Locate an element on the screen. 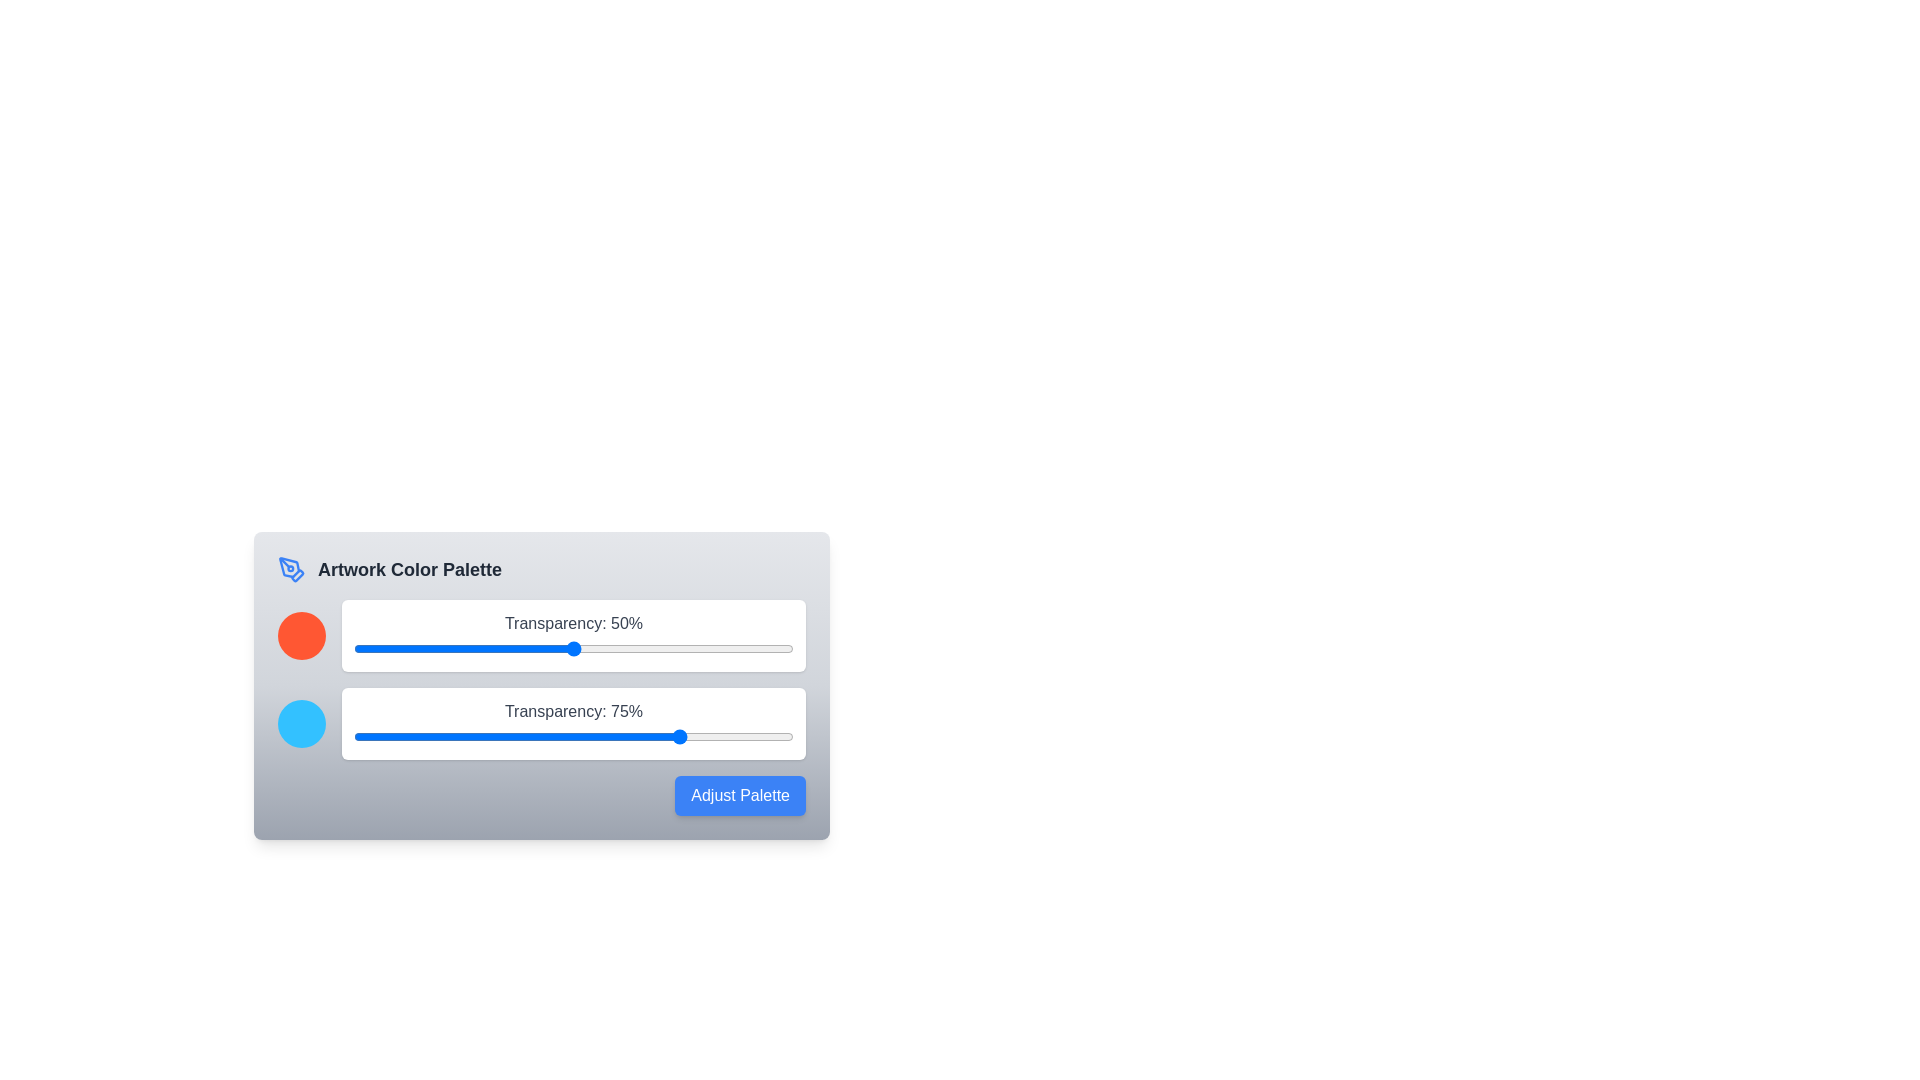  'Adjust Palette' button is located at coordinates (739, 794).